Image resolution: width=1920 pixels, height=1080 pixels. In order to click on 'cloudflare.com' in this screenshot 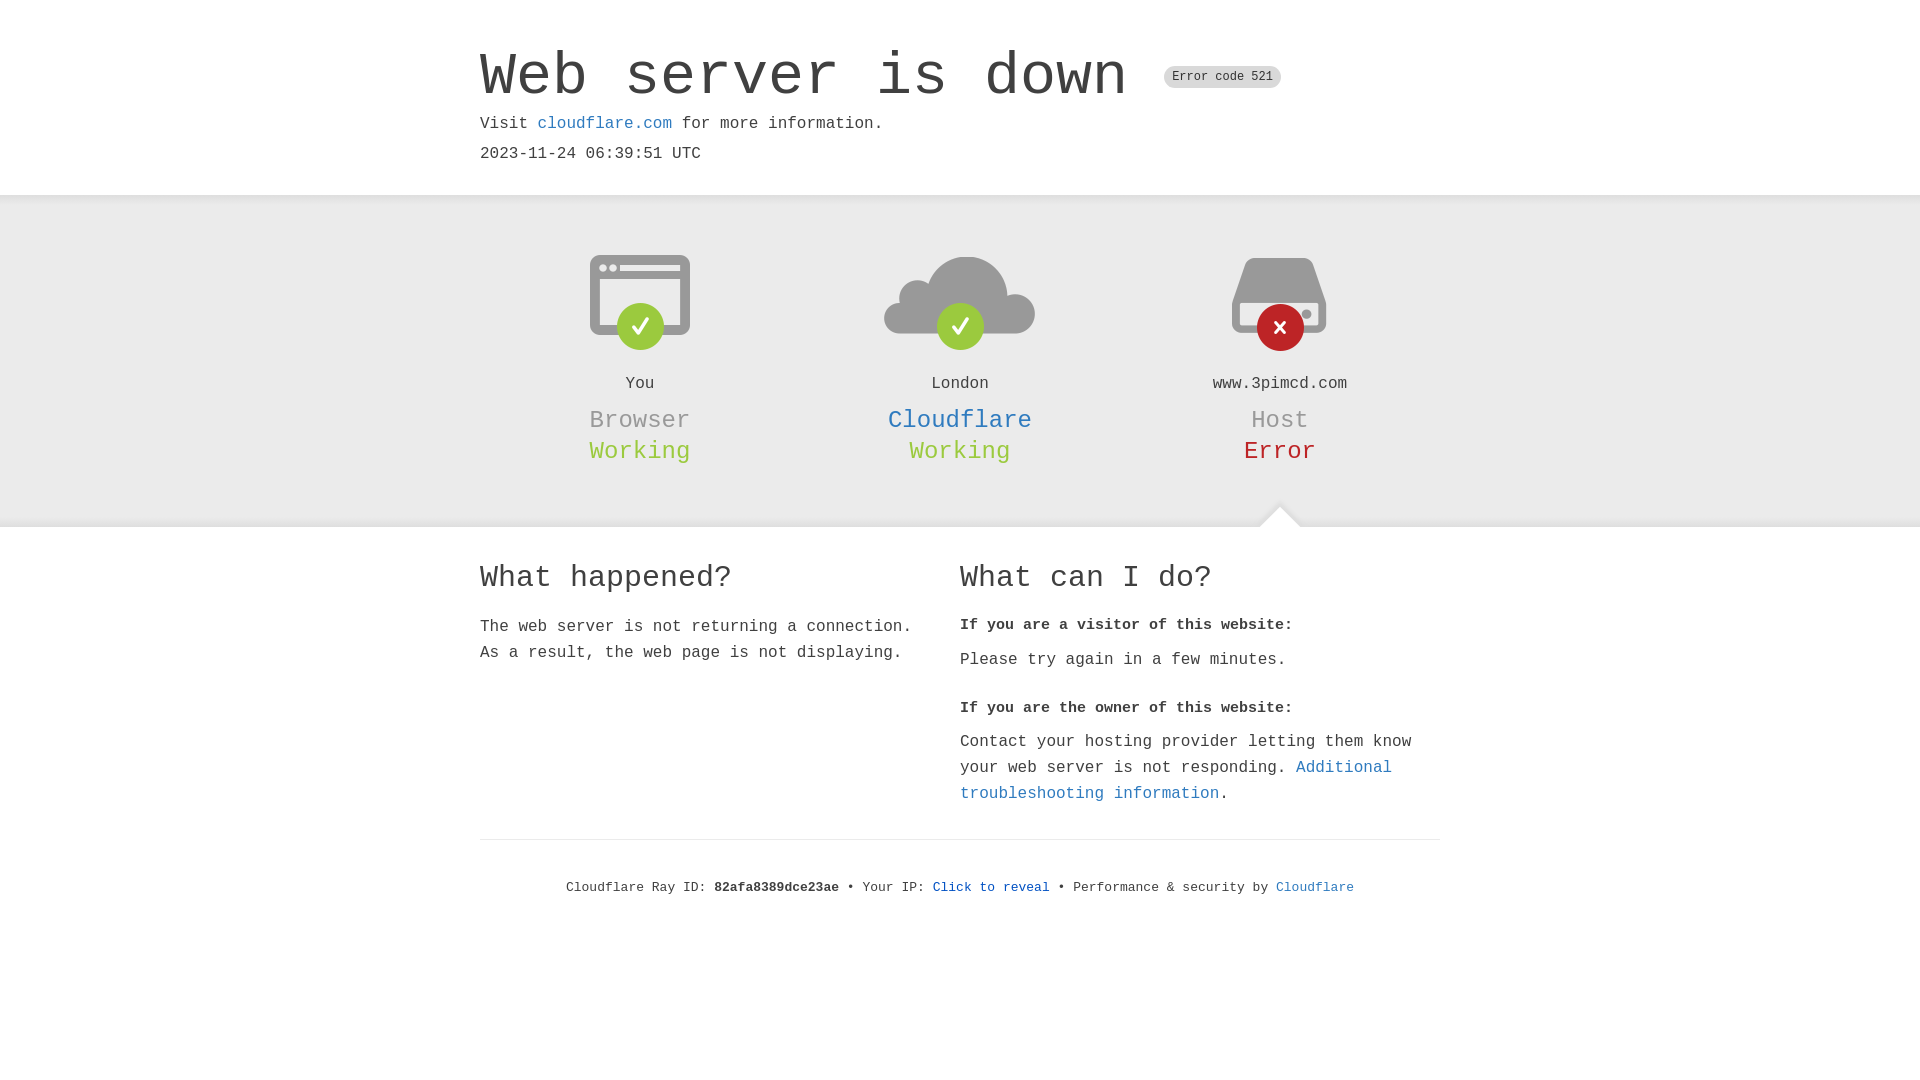, I will do `click(603, 123)`.